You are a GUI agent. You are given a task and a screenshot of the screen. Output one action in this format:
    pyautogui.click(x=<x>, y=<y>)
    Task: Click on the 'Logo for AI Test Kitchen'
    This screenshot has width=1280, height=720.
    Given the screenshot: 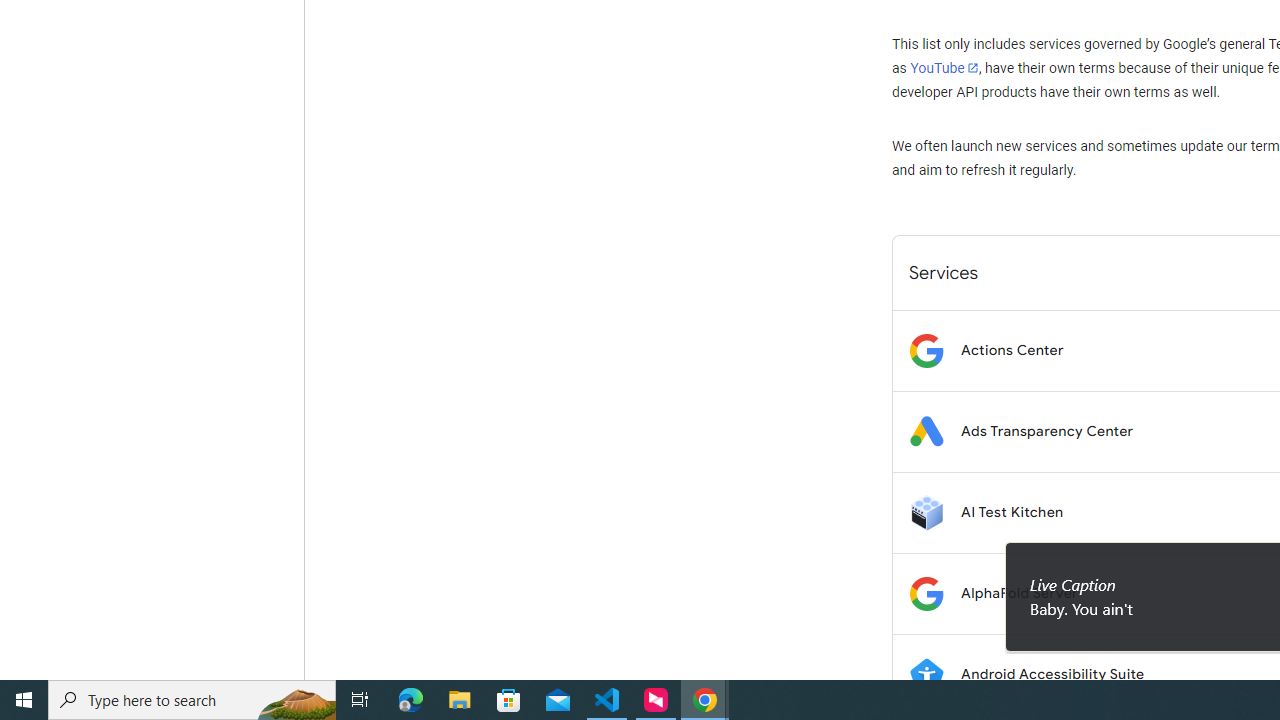 What is the action you would take?
    pyautogui.click(x=925, y=511)
    